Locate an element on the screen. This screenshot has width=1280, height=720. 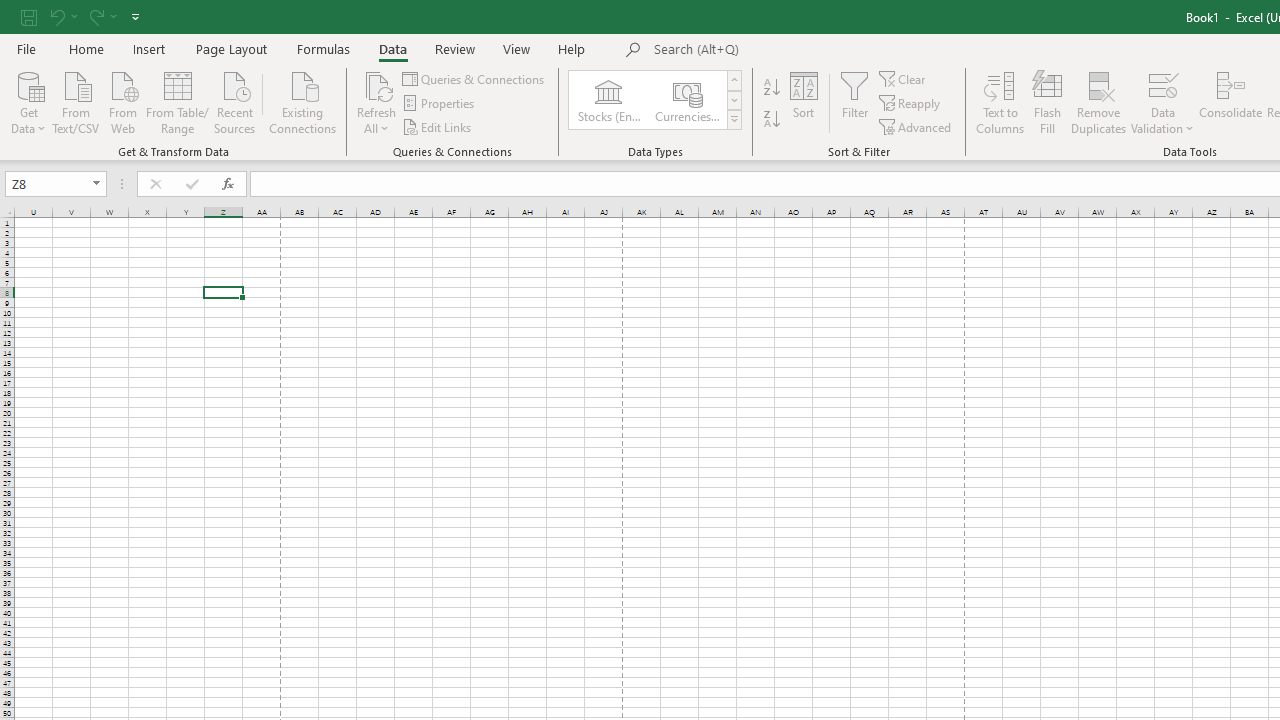
'Consolidate...' is located at coordinates (1229, 103).